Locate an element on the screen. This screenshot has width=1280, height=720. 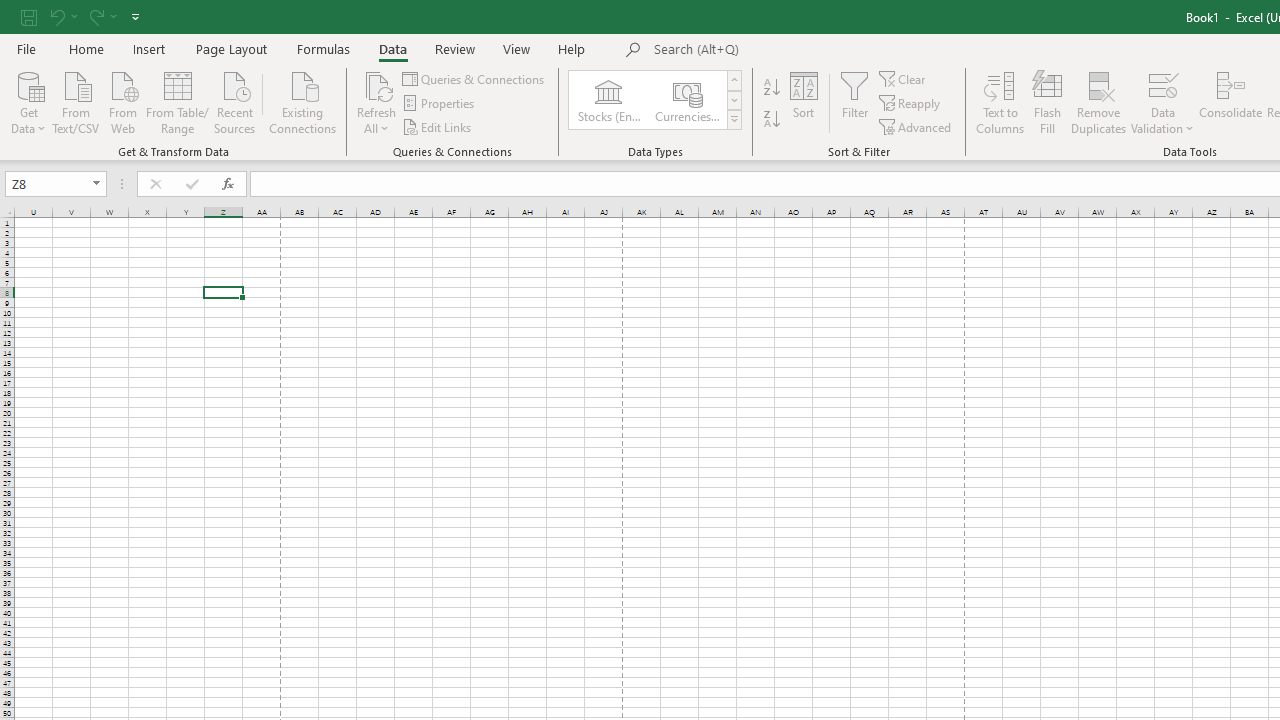
'Consolidate...' is located at coordinates (1229, 103).